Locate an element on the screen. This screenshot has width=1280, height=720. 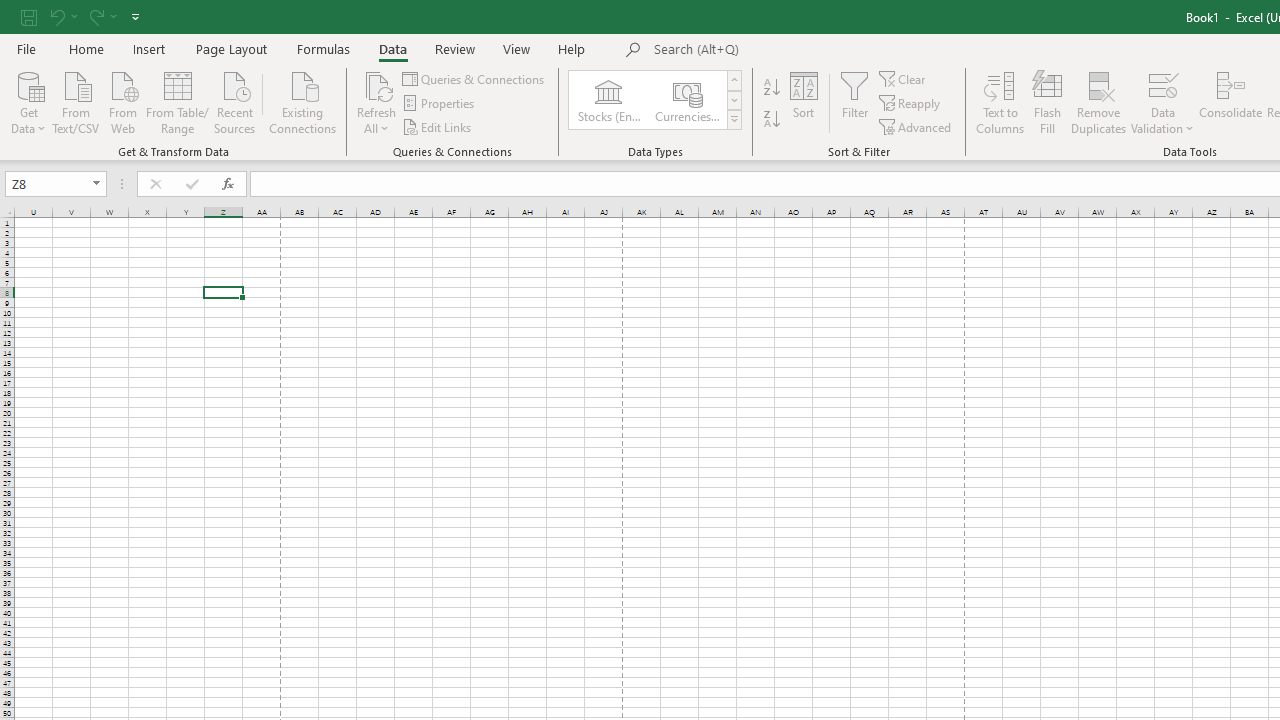
'Consolidate...' is located at coordinates (1229, 103).